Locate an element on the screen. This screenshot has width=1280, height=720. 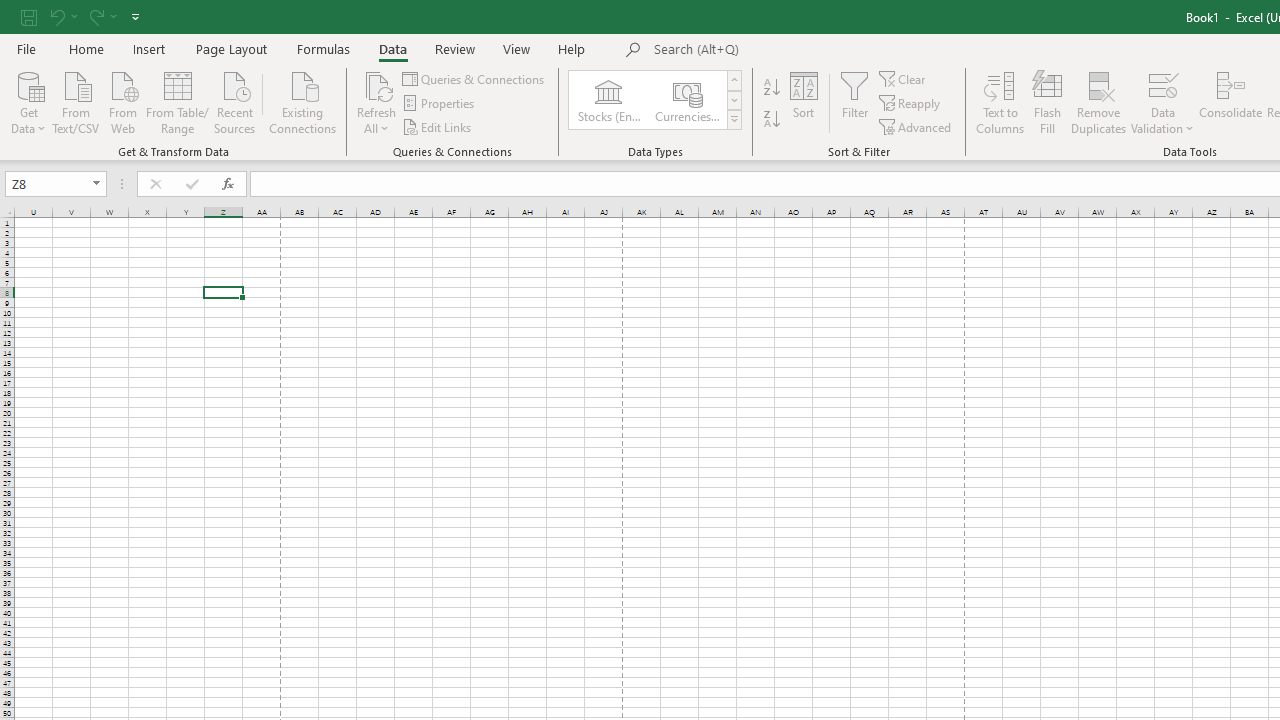
'Consolidate...' is located at coordinates (1229, 103).